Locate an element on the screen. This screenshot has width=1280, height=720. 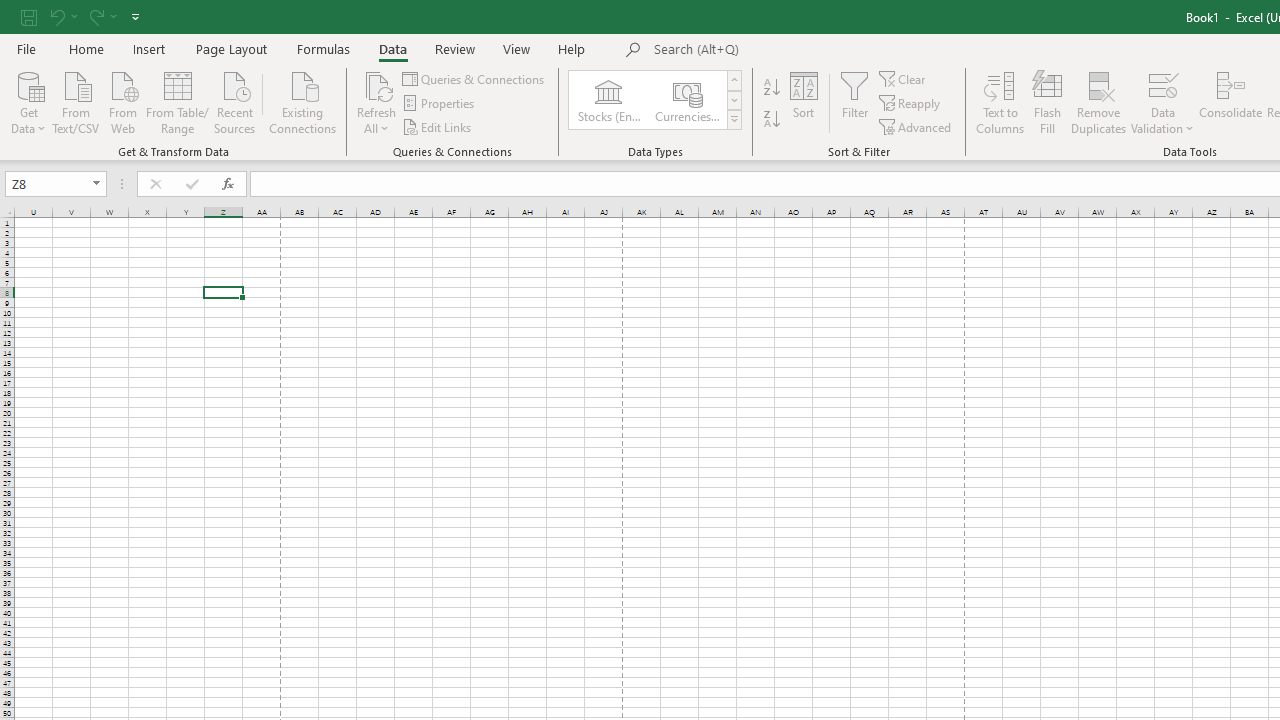
'Consolidate...' is located at coordinates (1229, 103).